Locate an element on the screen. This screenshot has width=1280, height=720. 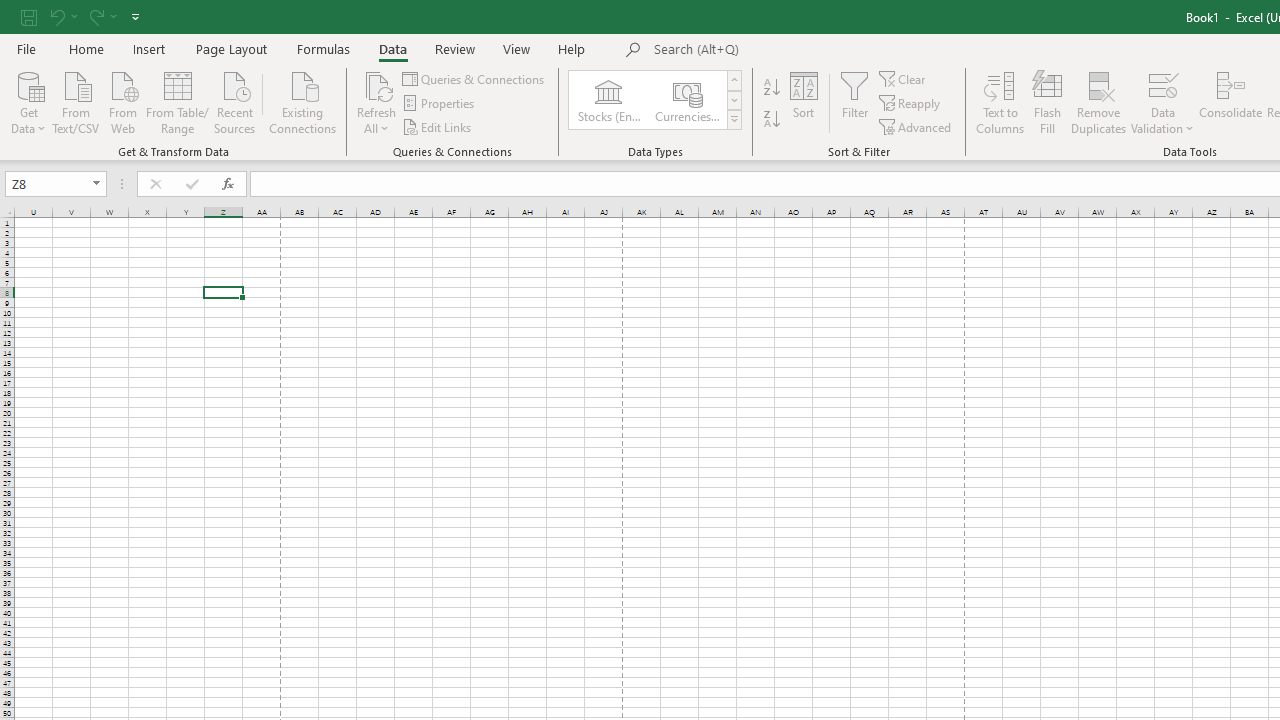
'Consolidate...' is located at coordinates (1229, 103).